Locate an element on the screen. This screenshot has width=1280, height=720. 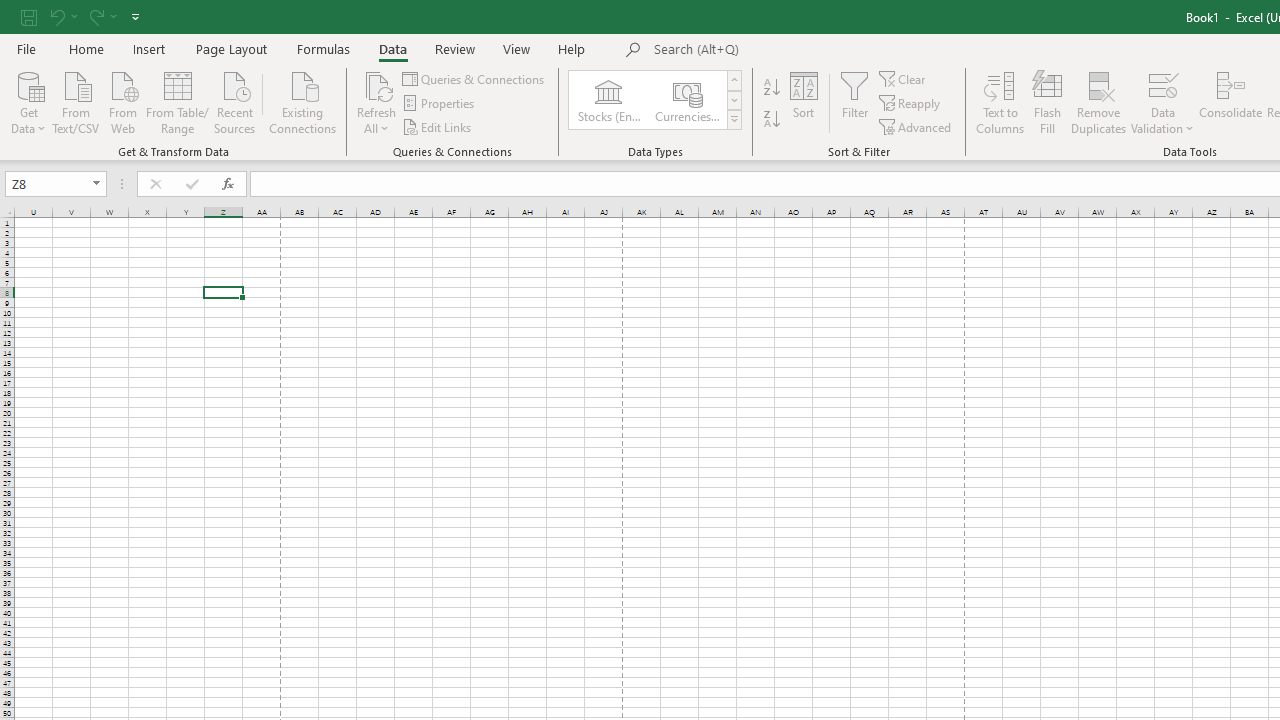
'Consolidate...' is located at coordinates (1229, 103).